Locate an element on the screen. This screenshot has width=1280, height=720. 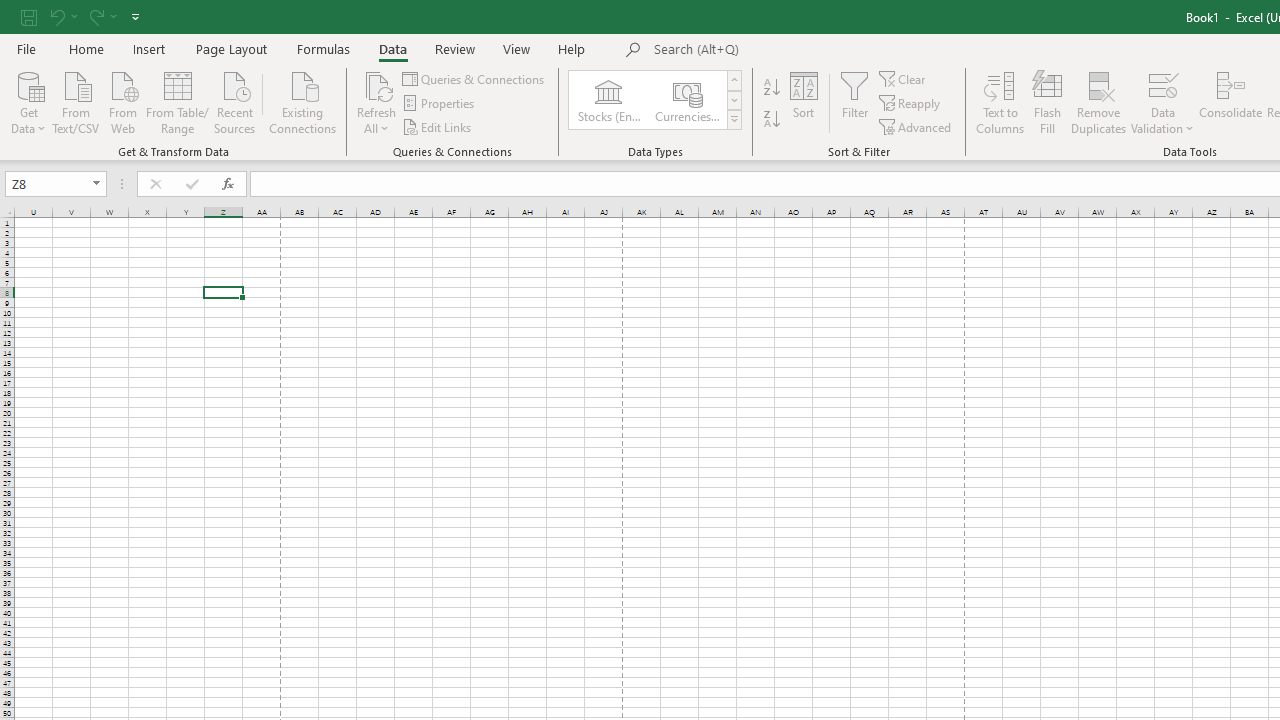
'Consolidate...' is located at coordinates (1229, 103).